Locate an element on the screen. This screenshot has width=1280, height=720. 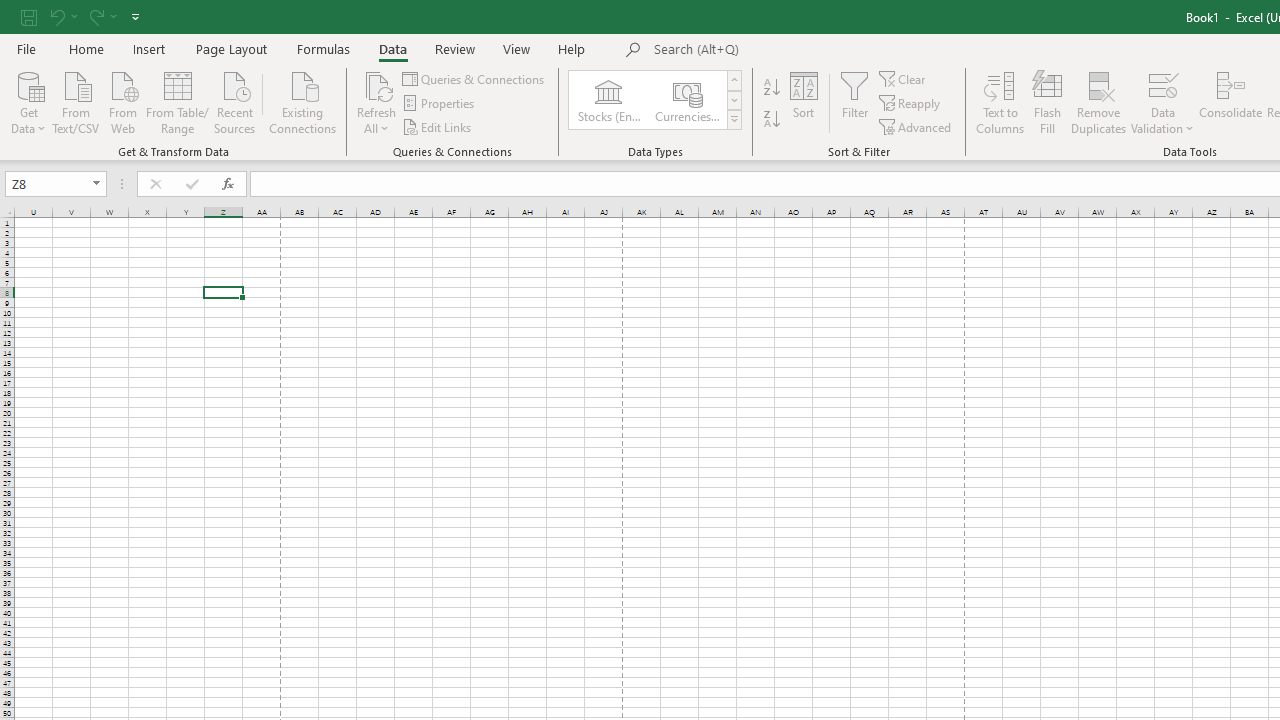
'Consolidate...' is located at coordinates (1229, 103).